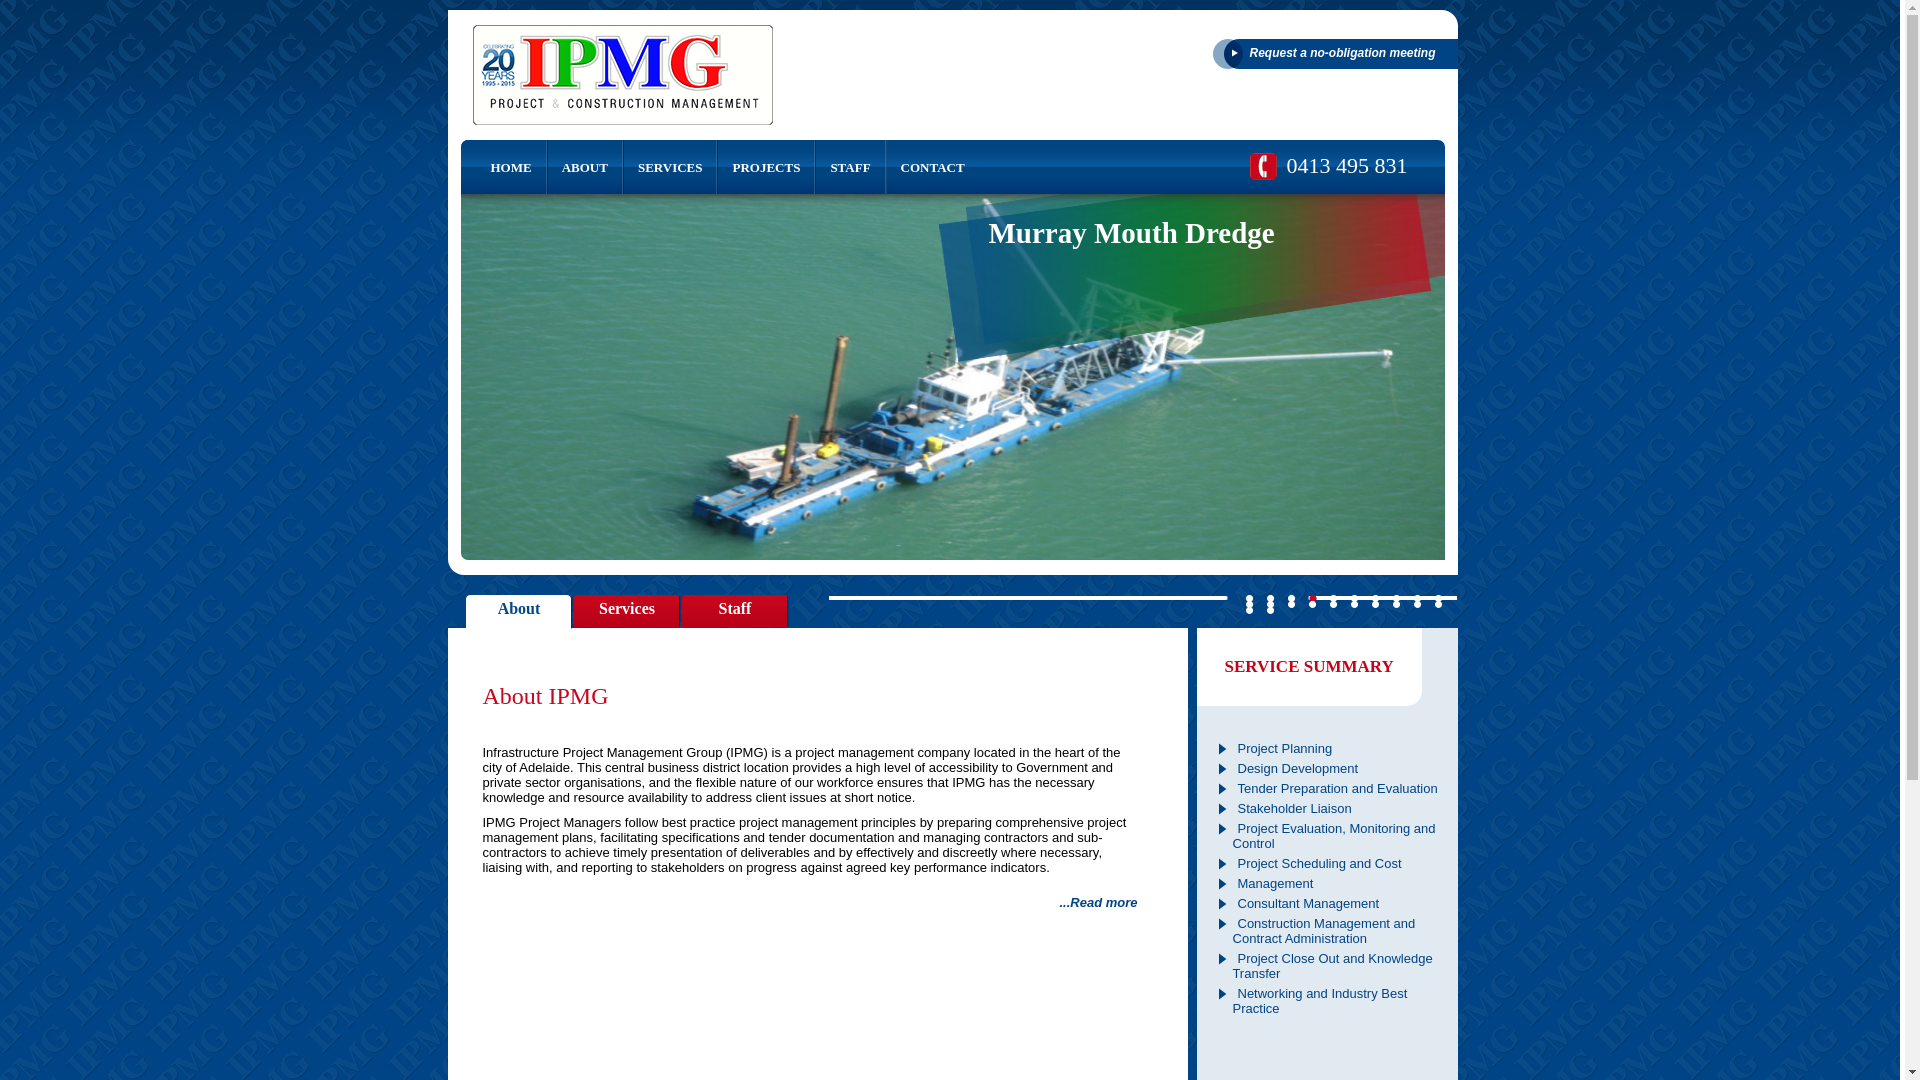 The height and width of the screenshot is (1080, 1920). I want to click on '4', so click(1311, 596).